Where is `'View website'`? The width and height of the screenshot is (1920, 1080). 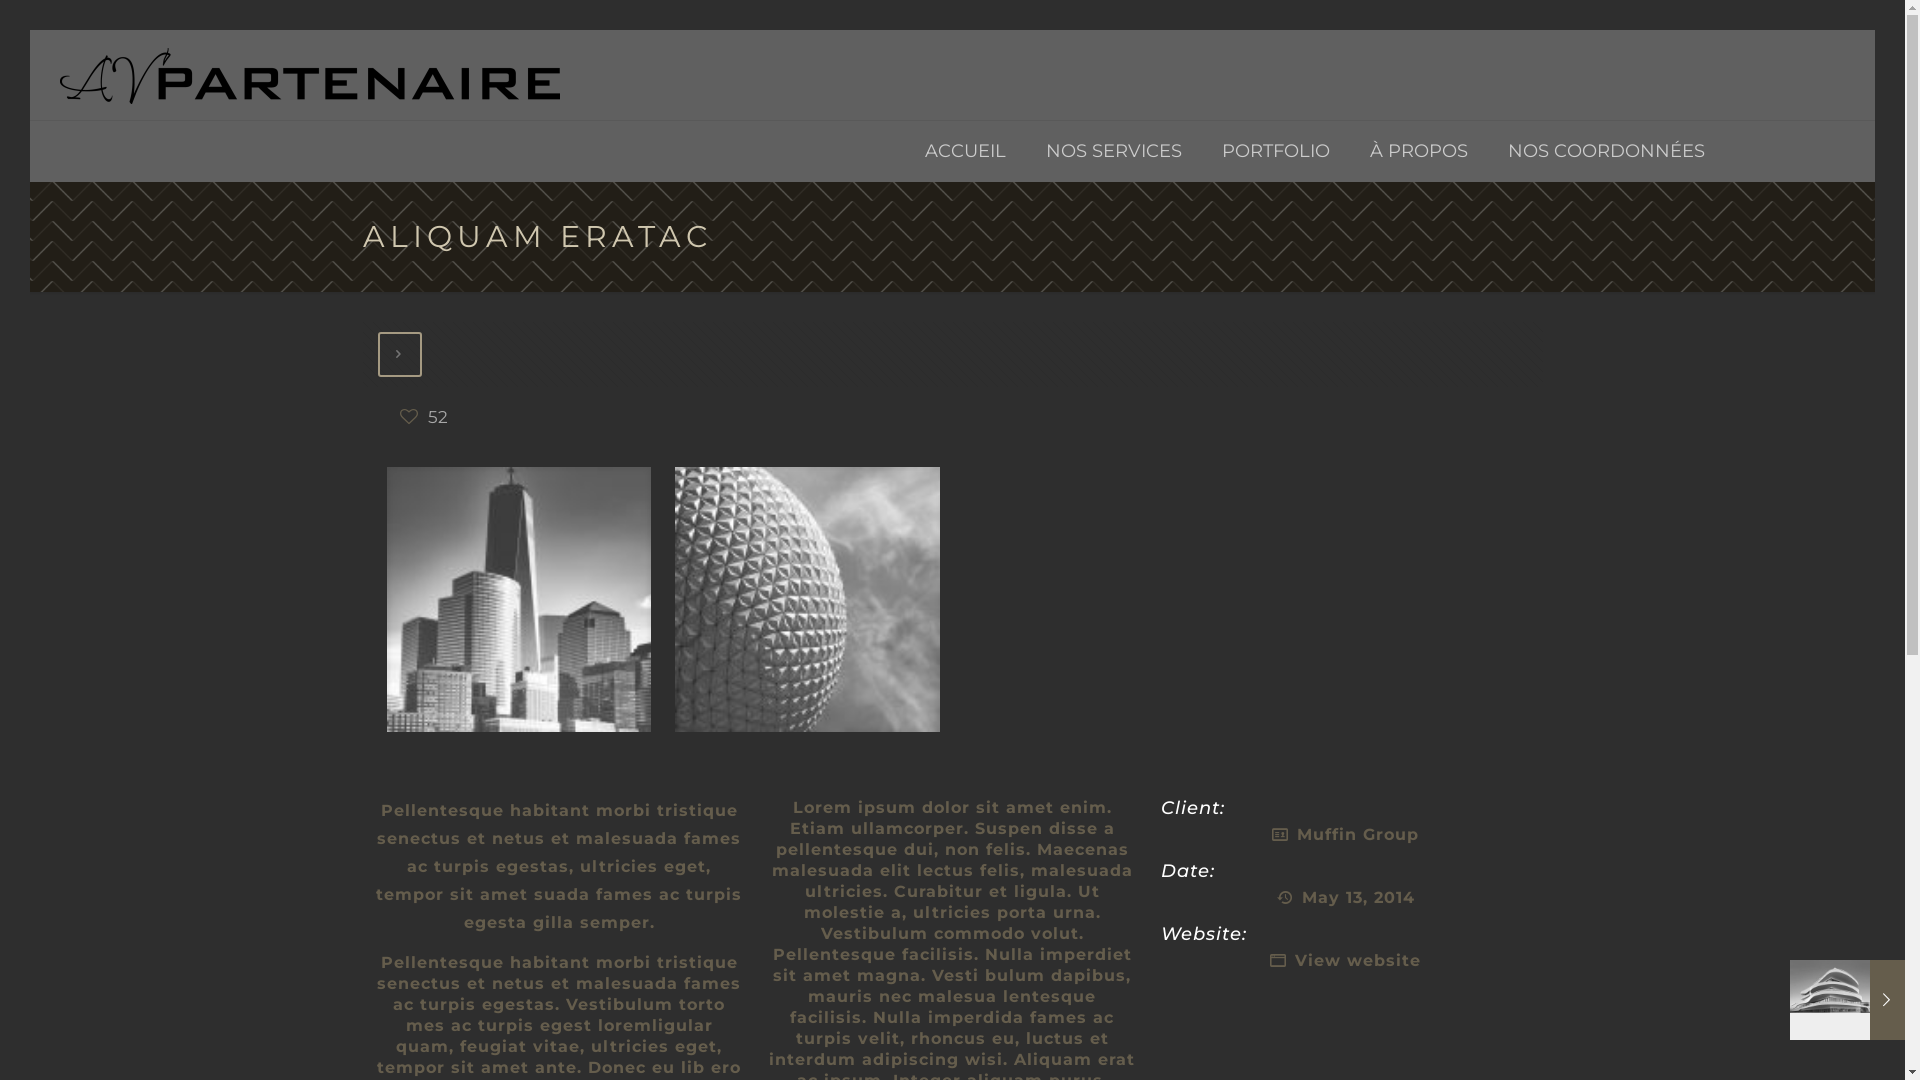 'View website' is located at coordinates (1358, 959).